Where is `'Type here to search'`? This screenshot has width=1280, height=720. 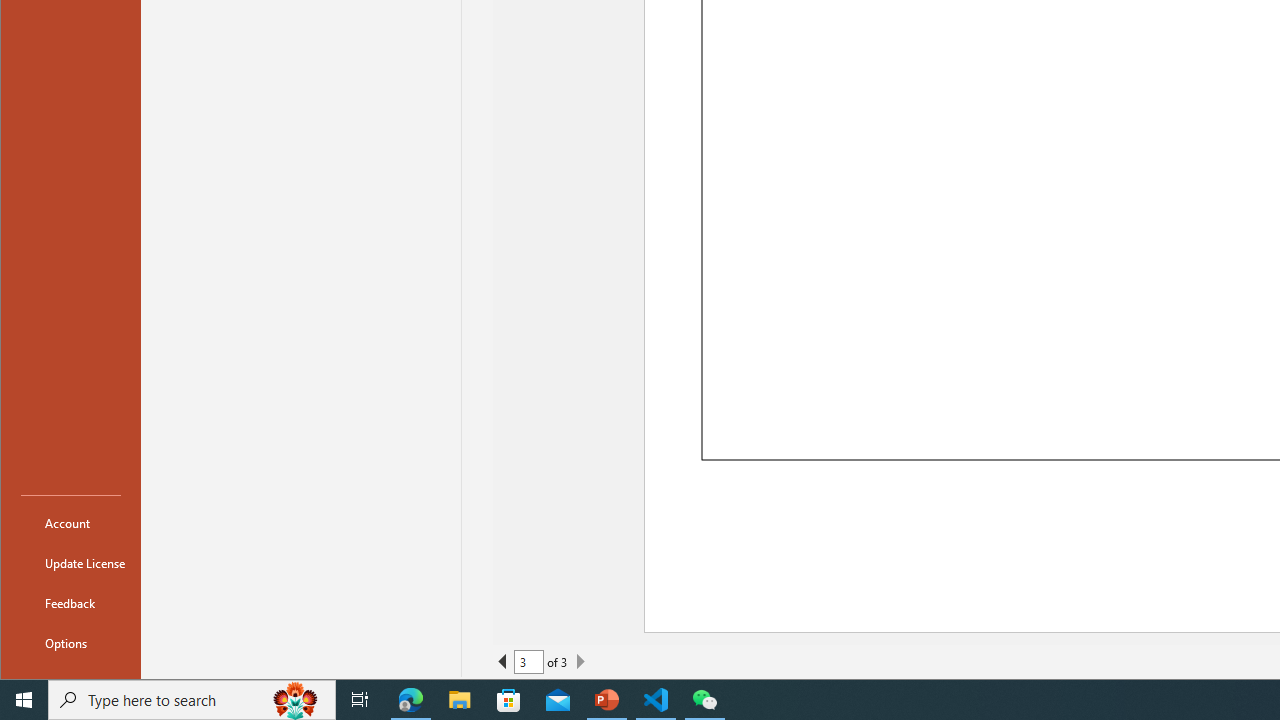
'Type here to search' is located at coordinates (192, 698).